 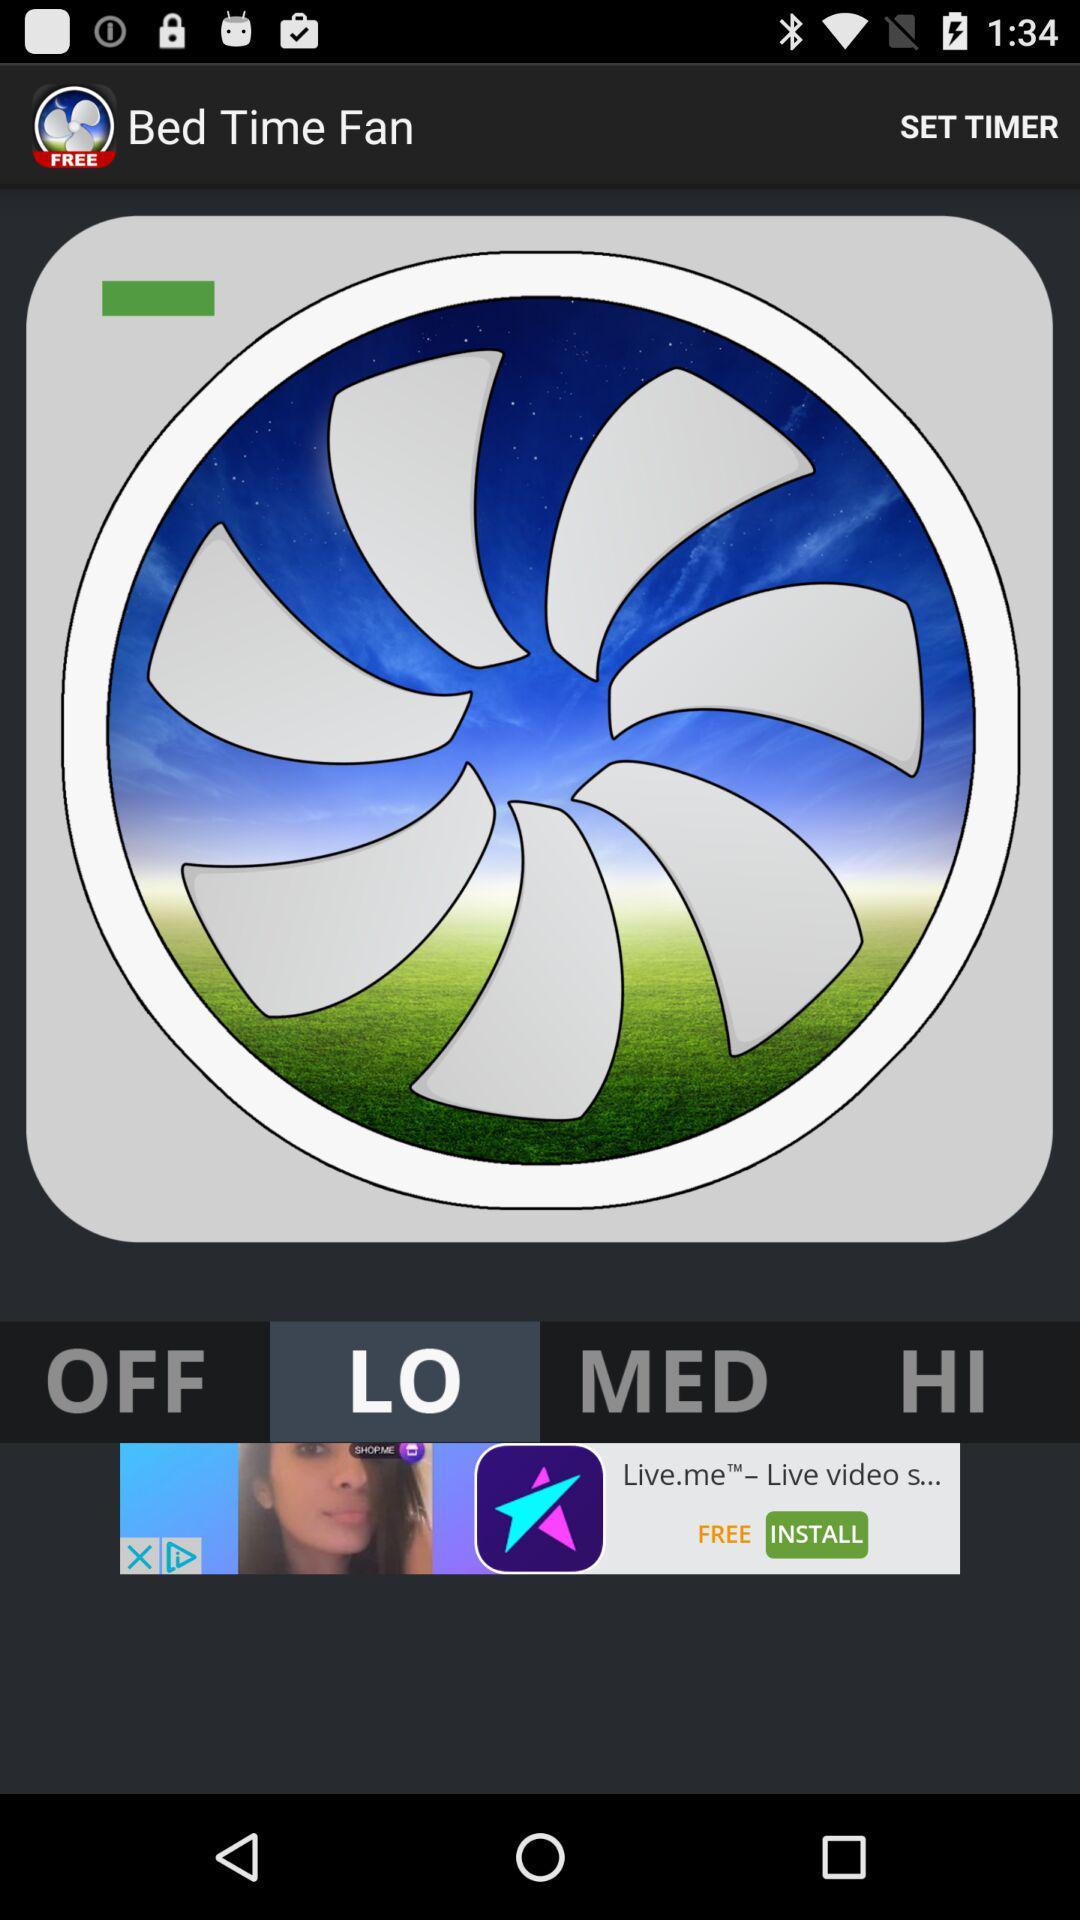 I want to click on turn fan off, so click(x=135, y=1381).